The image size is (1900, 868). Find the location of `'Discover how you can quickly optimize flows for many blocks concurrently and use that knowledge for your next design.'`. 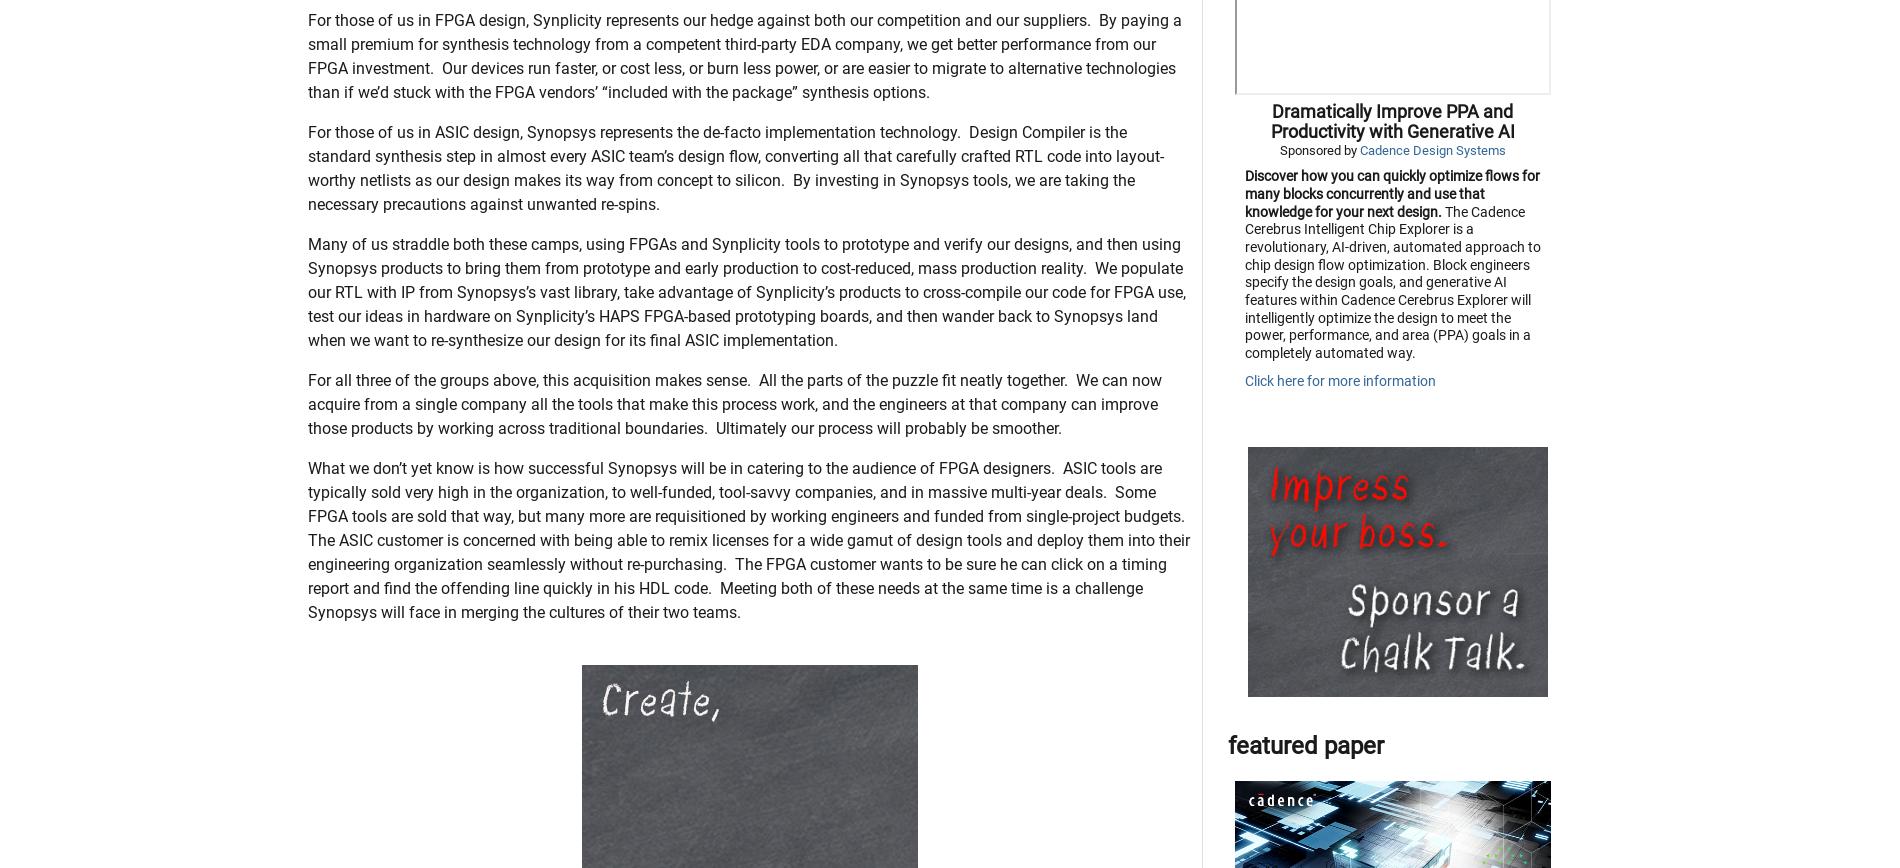

'Discover how you can quickly optimize flows for many blocks concurrently and use that knowledge for your next design.' is located at coordinates (1242, 293).